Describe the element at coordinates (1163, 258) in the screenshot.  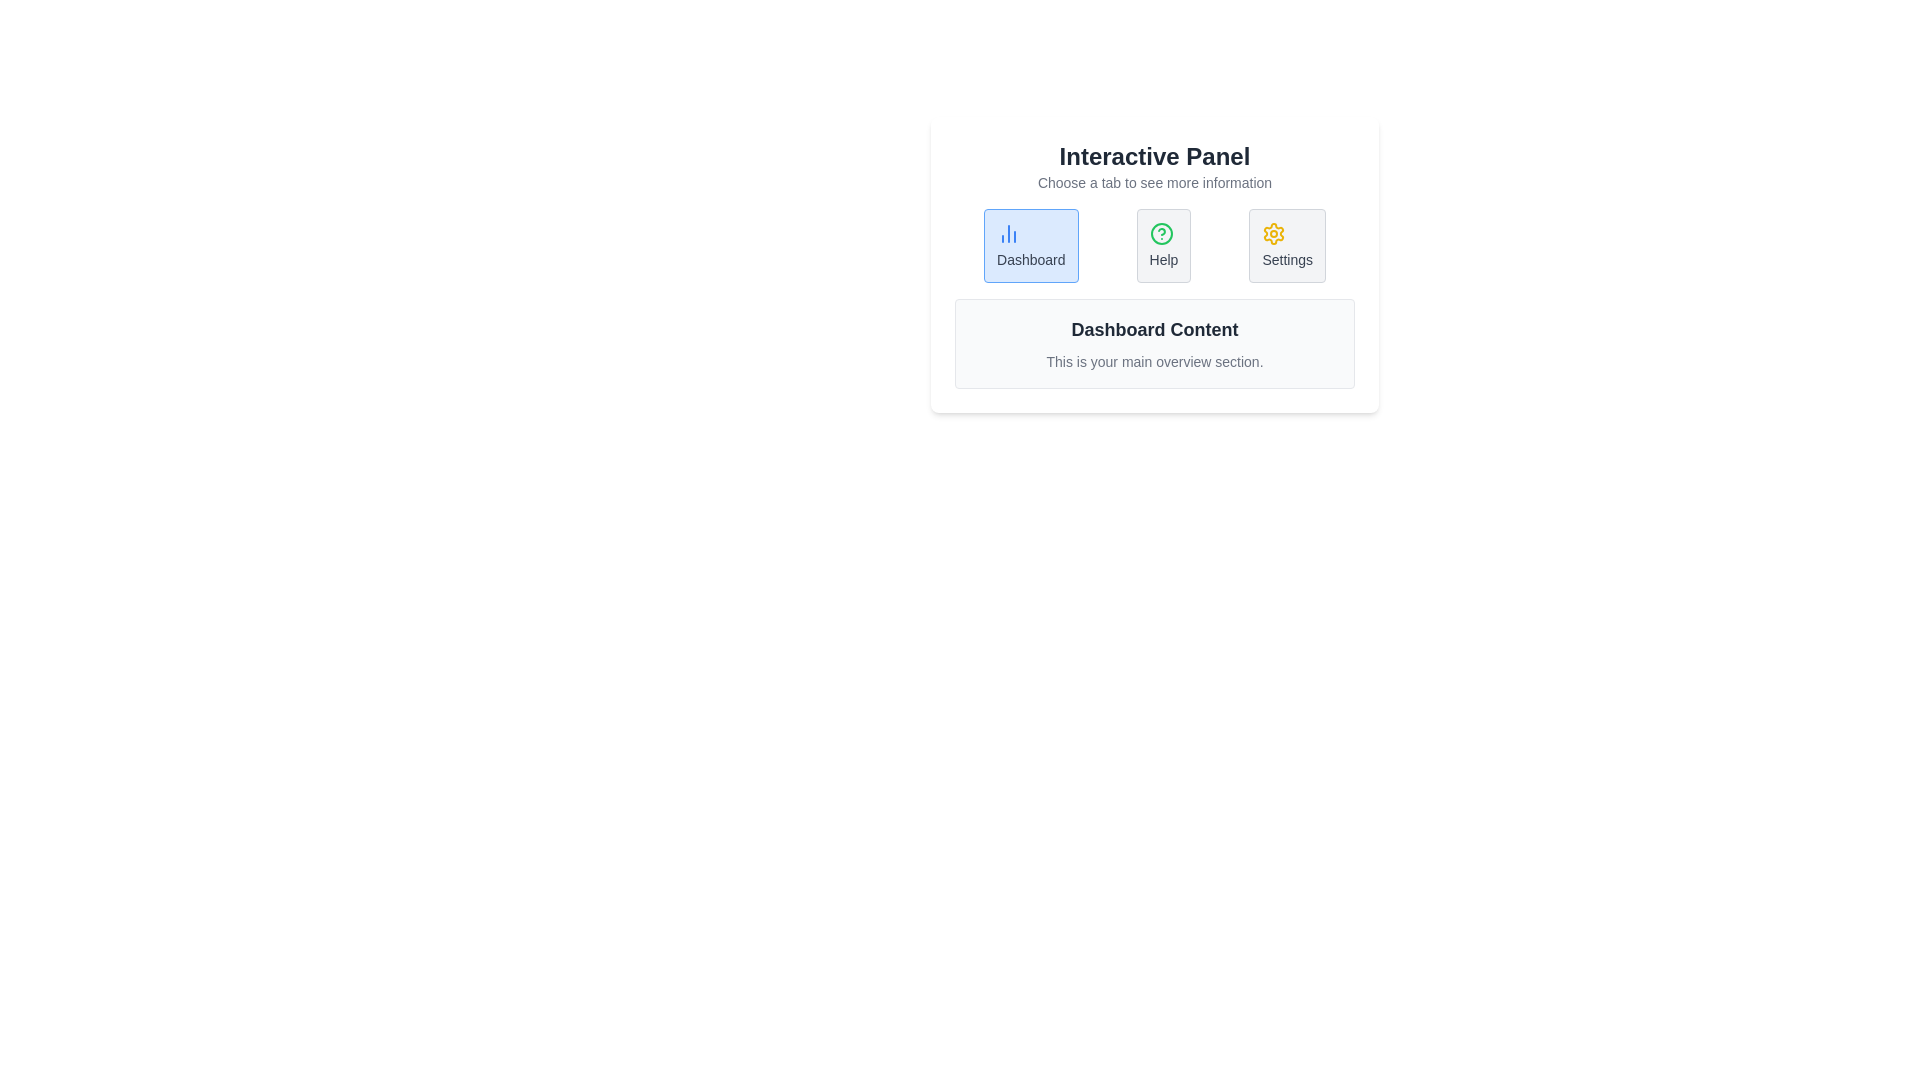
I see `the 'Help' text label, which is styled in gray and positioned below a help icon in the lower section of a button-like component` at that location.